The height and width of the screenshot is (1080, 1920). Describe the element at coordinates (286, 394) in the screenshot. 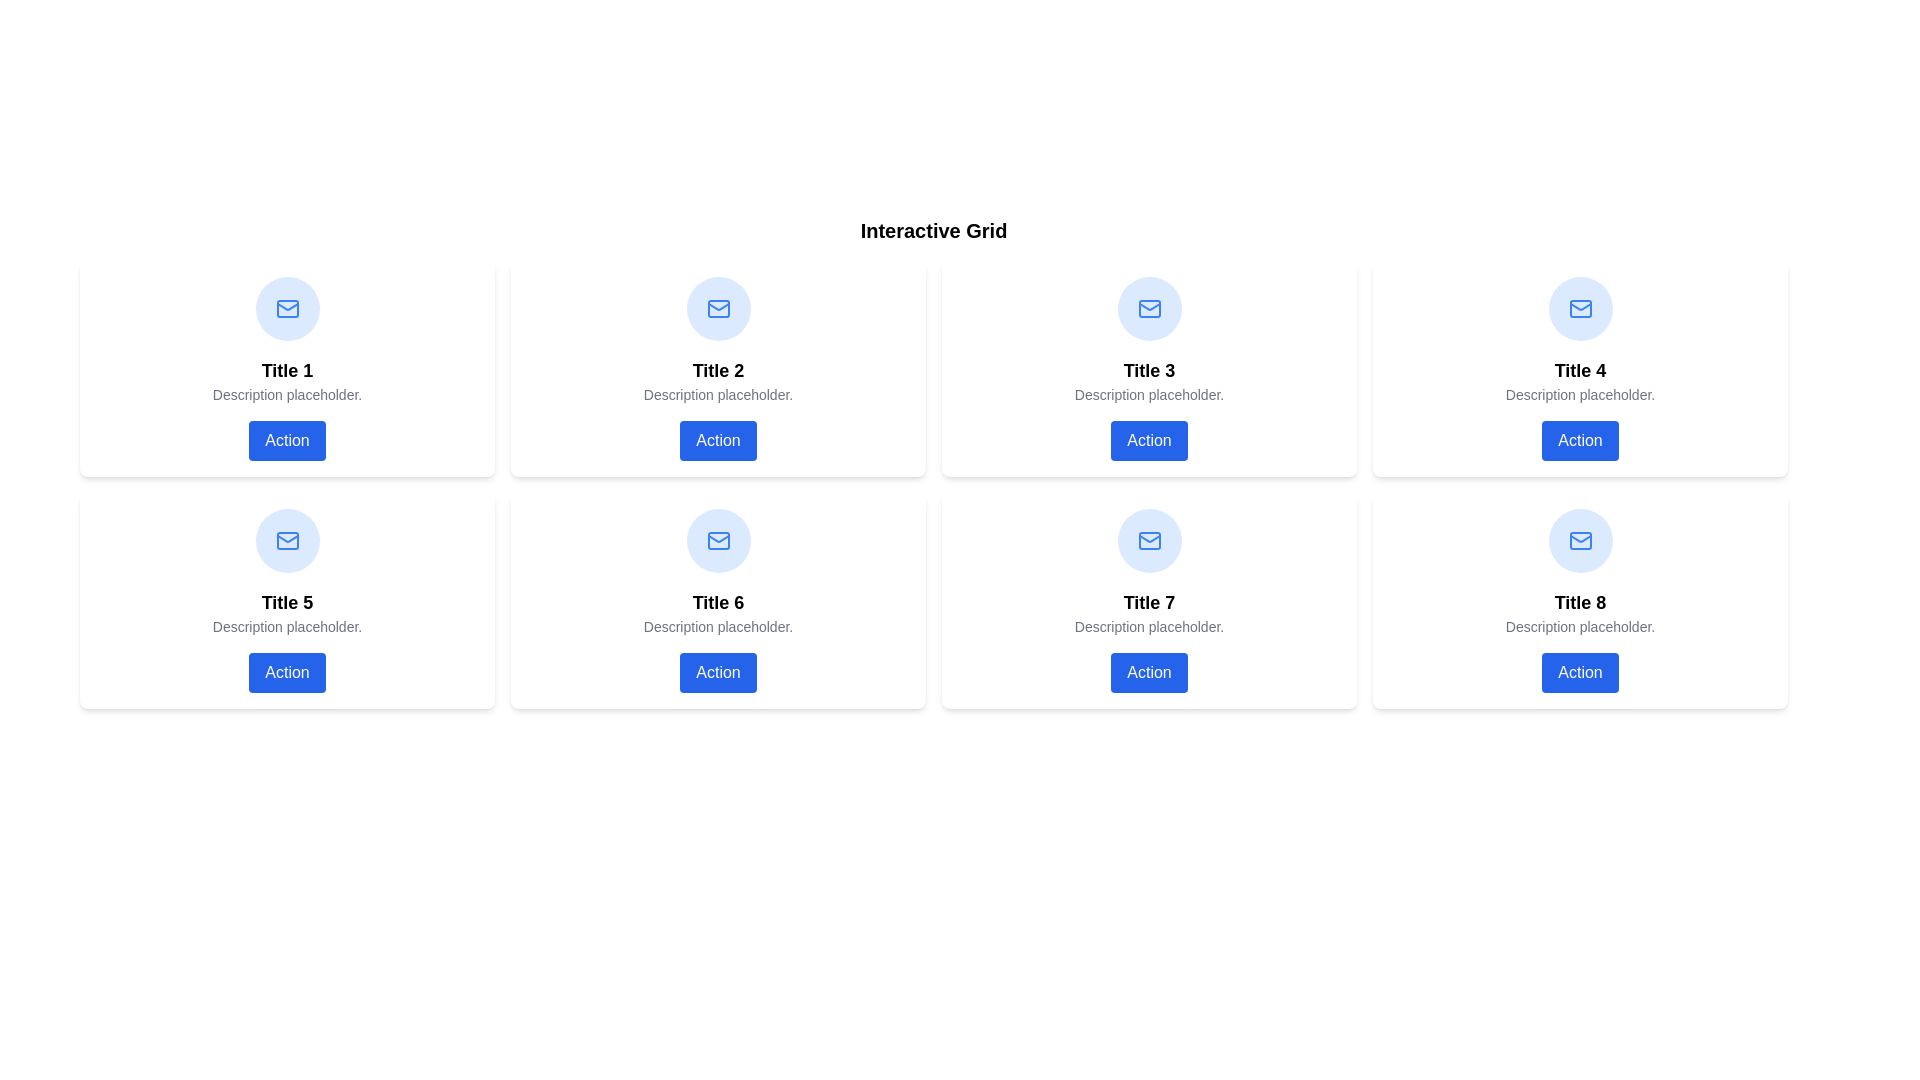

I see `the static text element reading 'Description placeholder.' which is positioned centrally within the top-left card beneath 'Title 1' and above the 'Action' button` at that location.